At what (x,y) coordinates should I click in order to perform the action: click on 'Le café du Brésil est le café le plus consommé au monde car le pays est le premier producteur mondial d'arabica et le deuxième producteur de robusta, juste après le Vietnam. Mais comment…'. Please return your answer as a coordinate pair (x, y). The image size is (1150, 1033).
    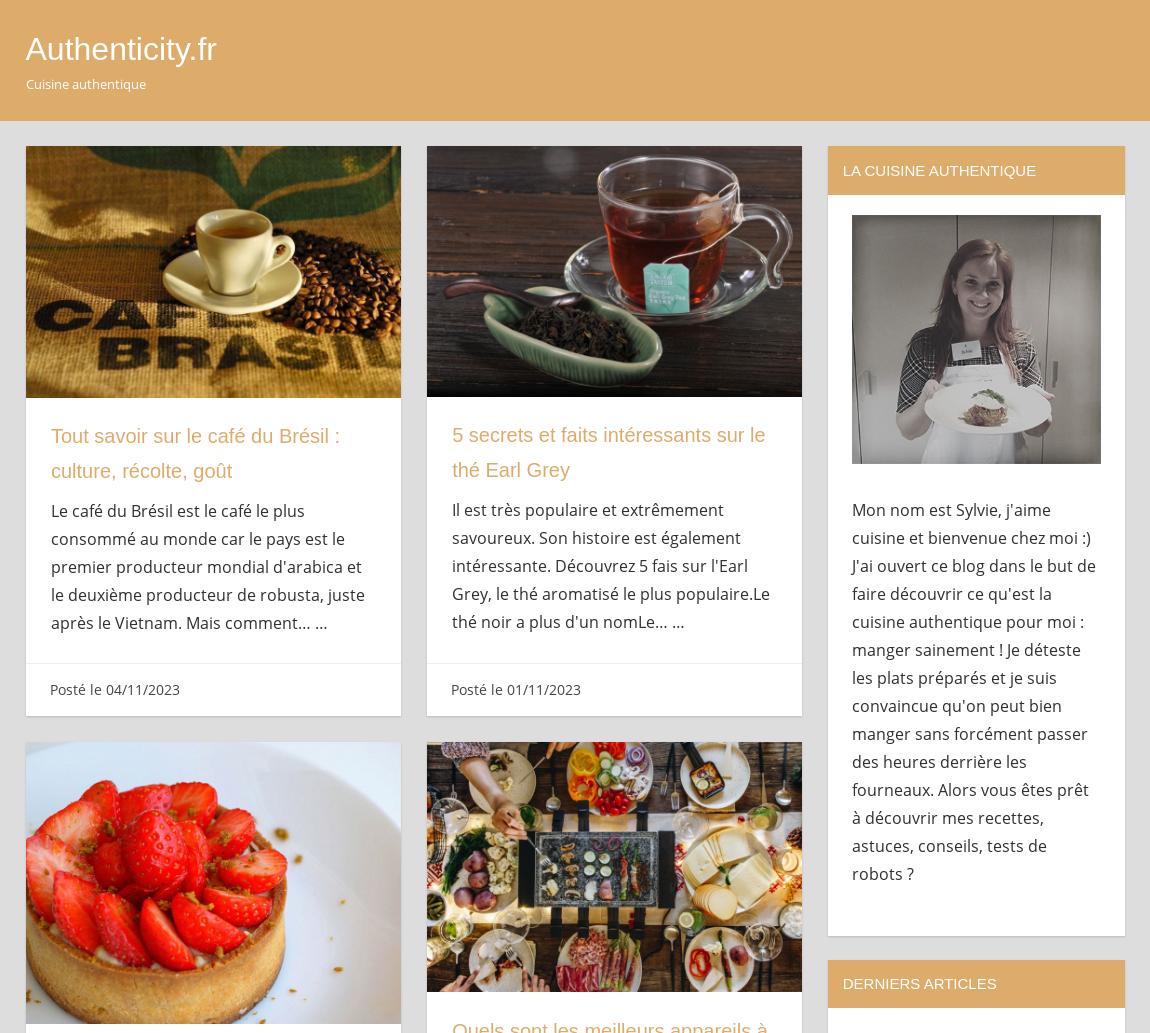
    Looking at the image, I should click on (207, 566).